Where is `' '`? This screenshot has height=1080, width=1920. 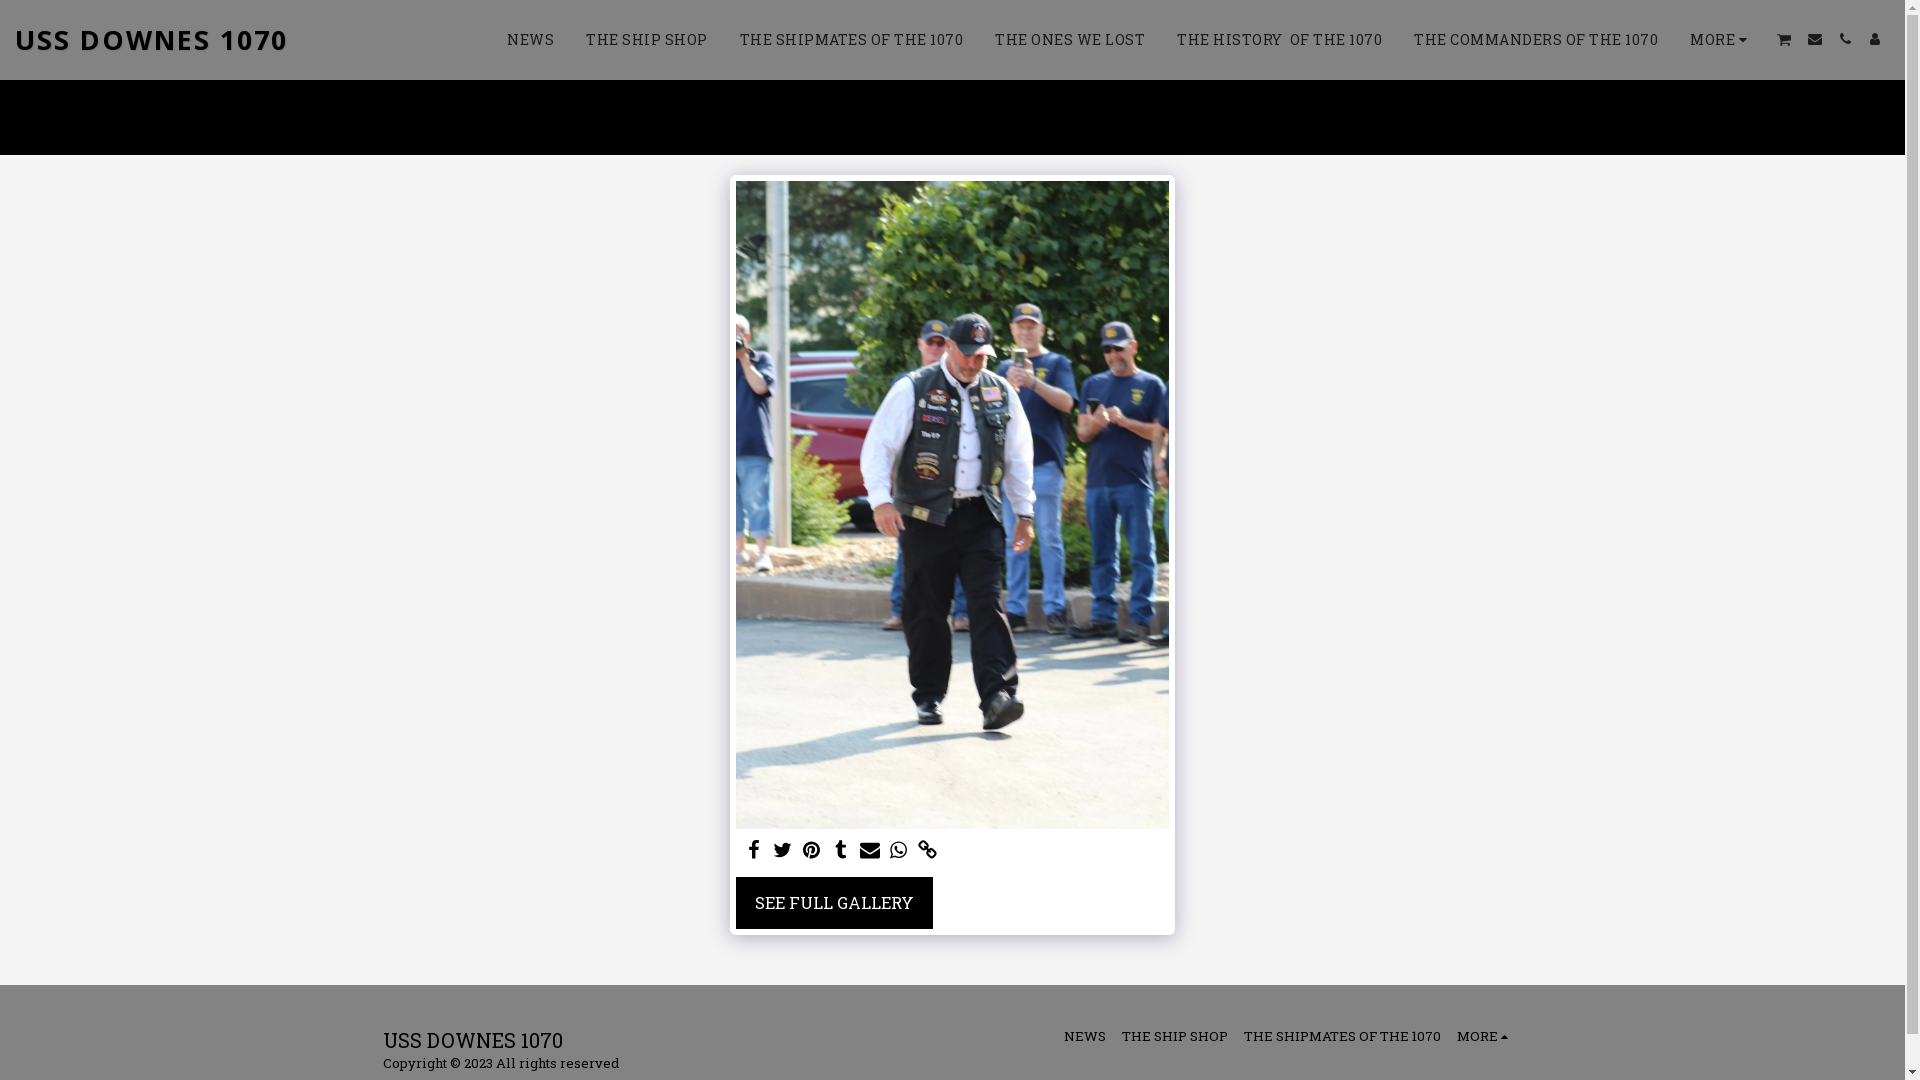 ' ' is located at coordinates (1843, 38).